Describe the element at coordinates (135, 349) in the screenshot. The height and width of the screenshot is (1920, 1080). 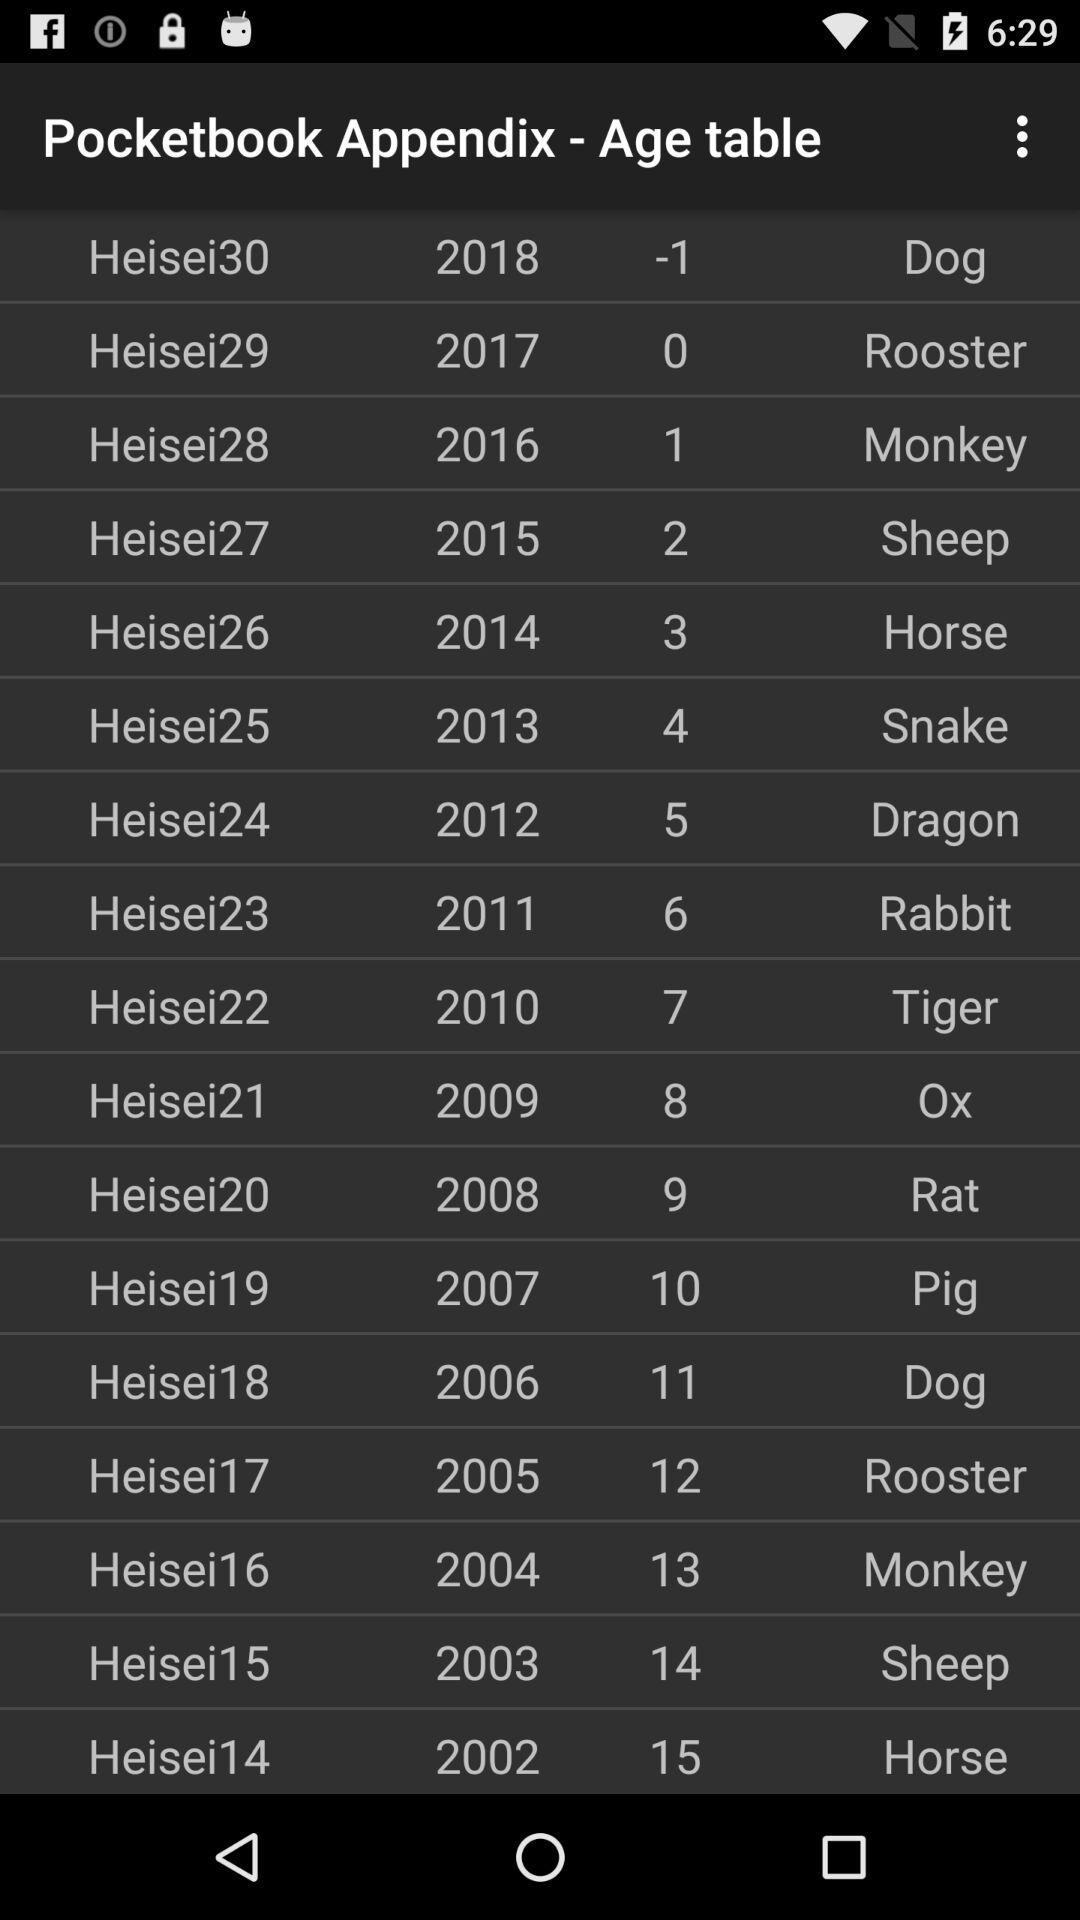
I see `the item to the left of the 2017 item` at that location.